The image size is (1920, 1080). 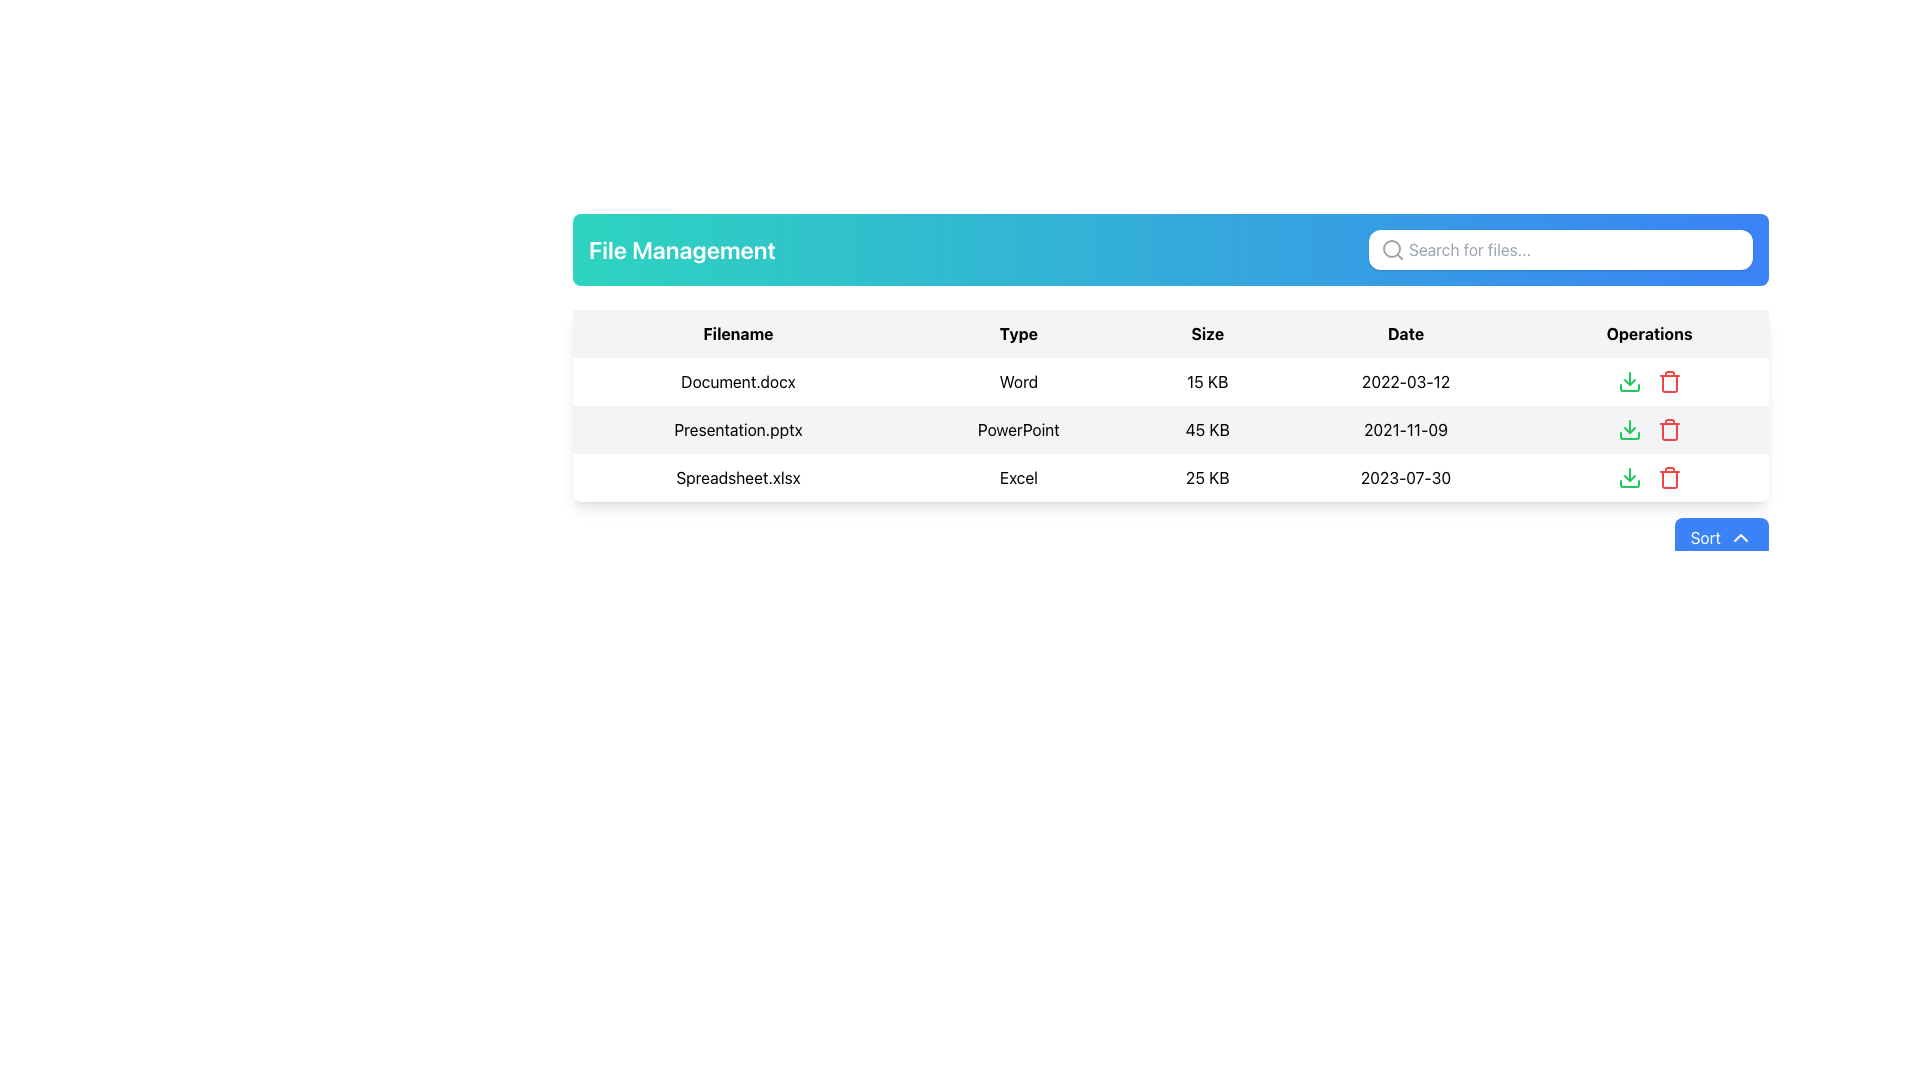 I want to click on the static text label displaying 'Word', which is the second cell in the first row of the table under the 'Type' column, so click(x=1018, y=381).